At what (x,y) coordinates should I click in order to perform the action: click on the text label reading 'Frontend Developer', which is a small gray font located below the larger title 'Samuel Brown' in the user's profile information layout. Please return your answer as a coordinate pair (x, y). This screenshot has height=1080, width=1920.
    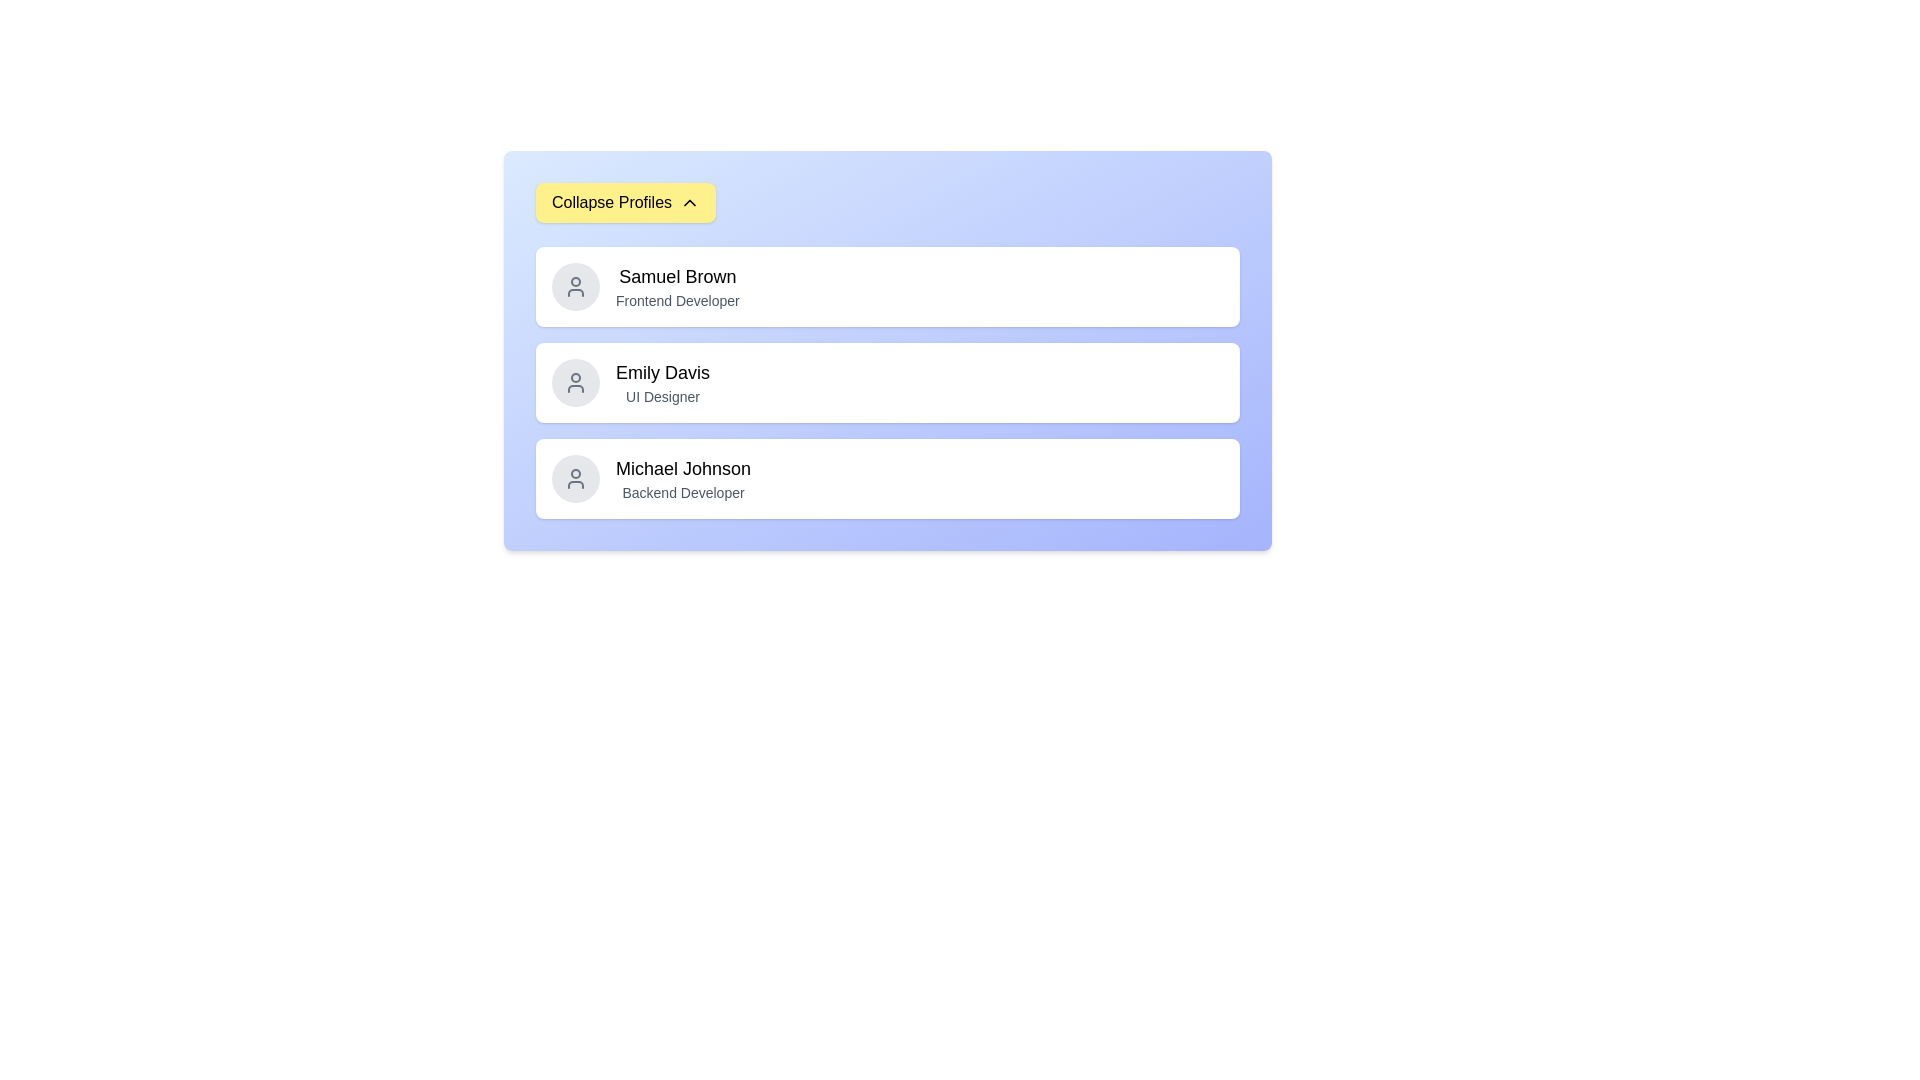
    Looking at the image, I should click on (677, 300).